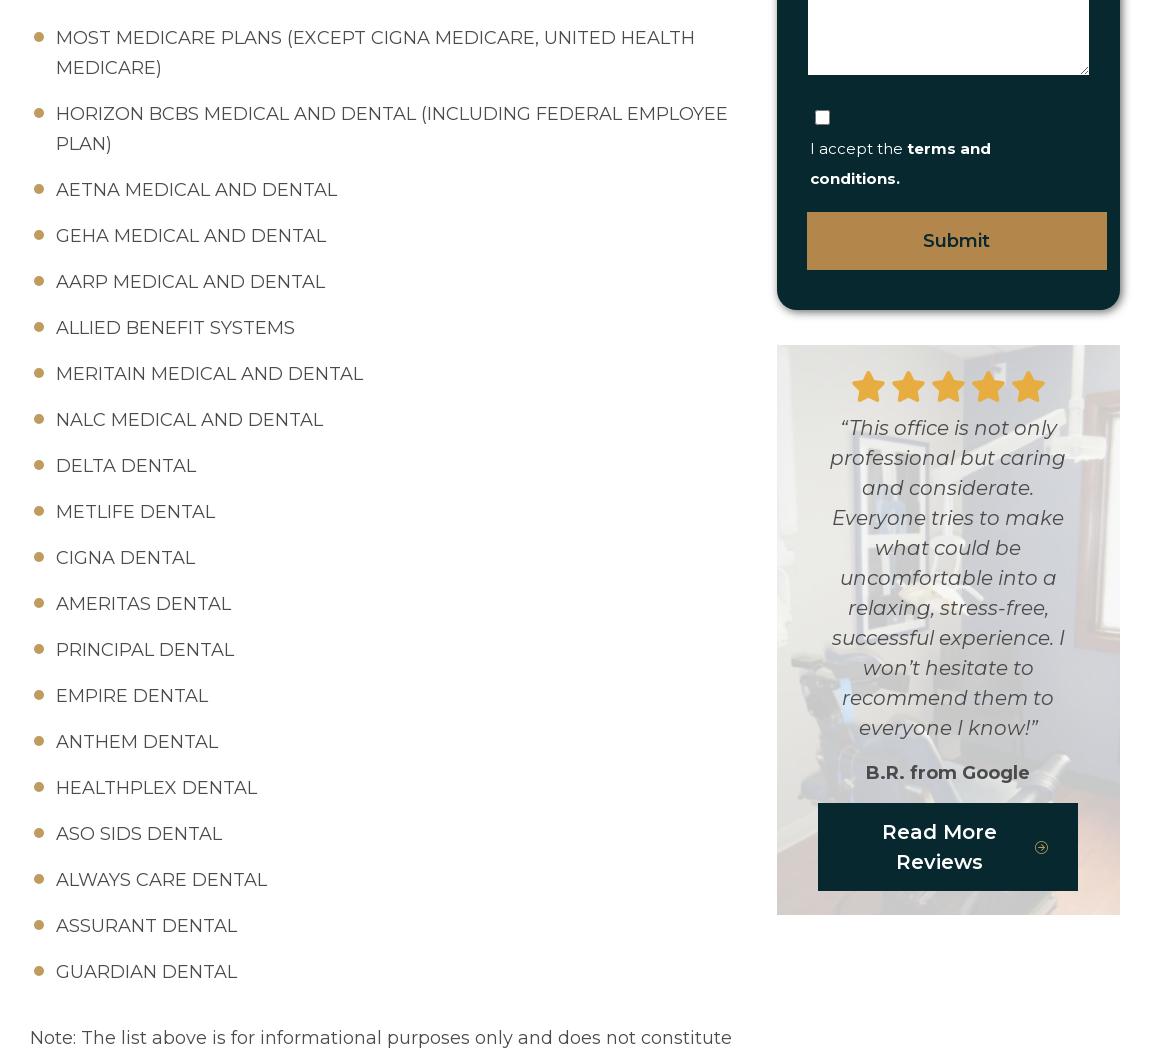 The height and width of the screenshot is (1053, 1150). What do you see at coordinates (145, 972) in the screenshot?
I see `'GUARDIAN DENTAL'` at bounding box center [145, 972].